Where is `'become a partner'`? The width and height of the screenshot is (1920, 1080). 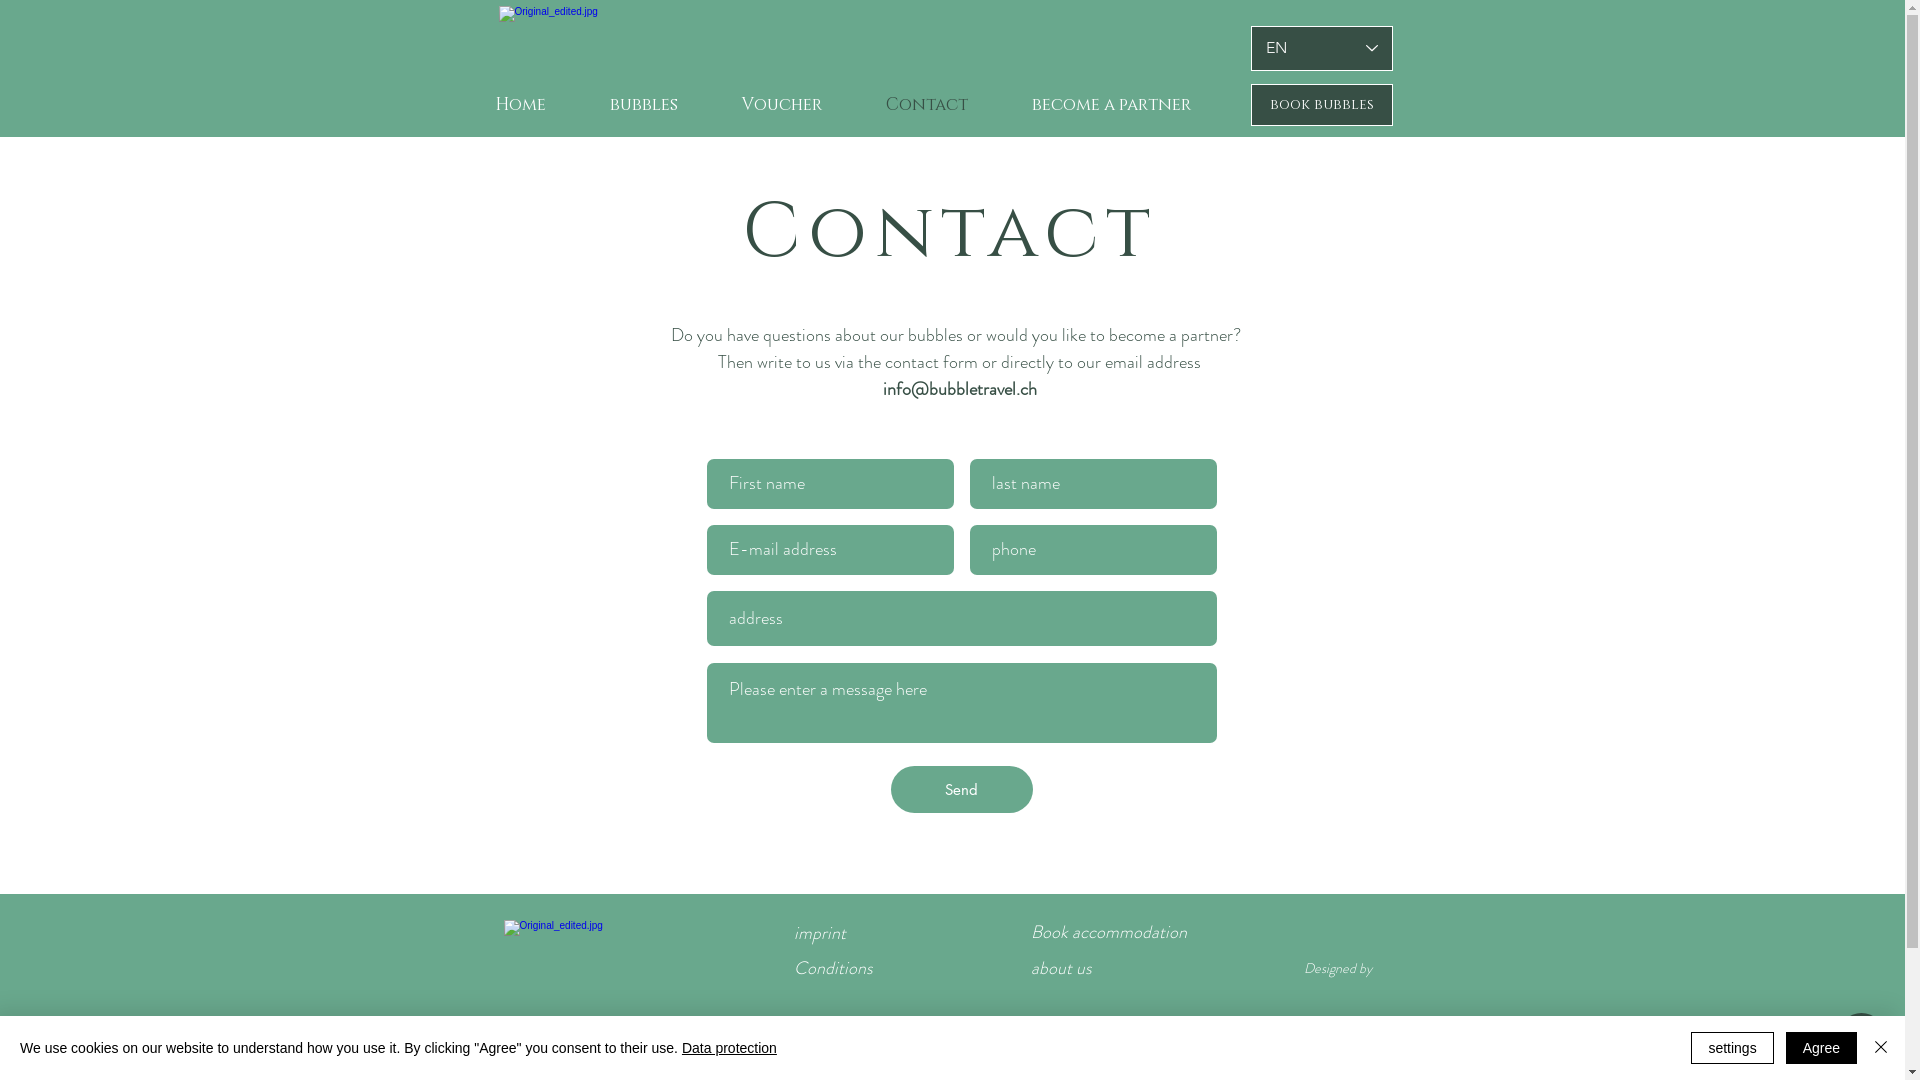 'become a partner' is located at coordinates (1110, 104).